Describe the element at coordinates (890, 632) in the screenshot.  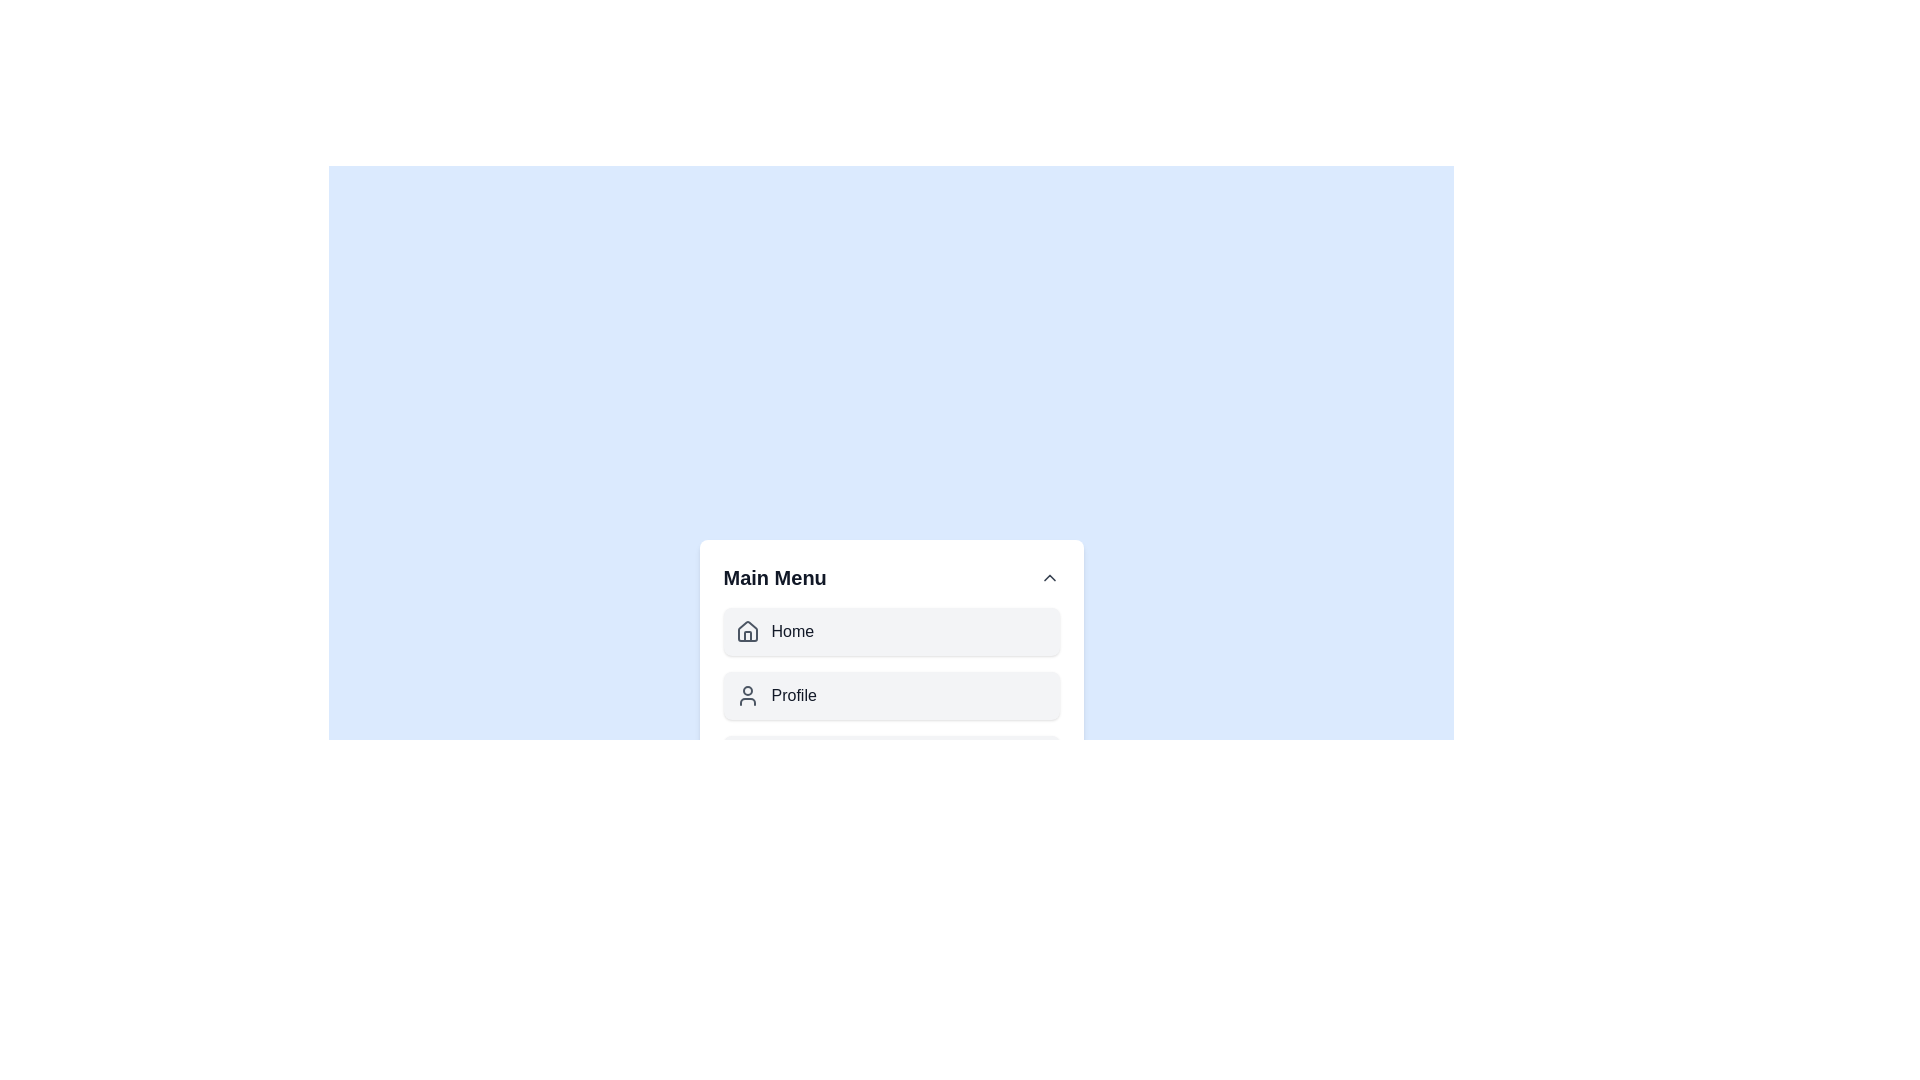
I see `the menu item labeled Home` at that location.